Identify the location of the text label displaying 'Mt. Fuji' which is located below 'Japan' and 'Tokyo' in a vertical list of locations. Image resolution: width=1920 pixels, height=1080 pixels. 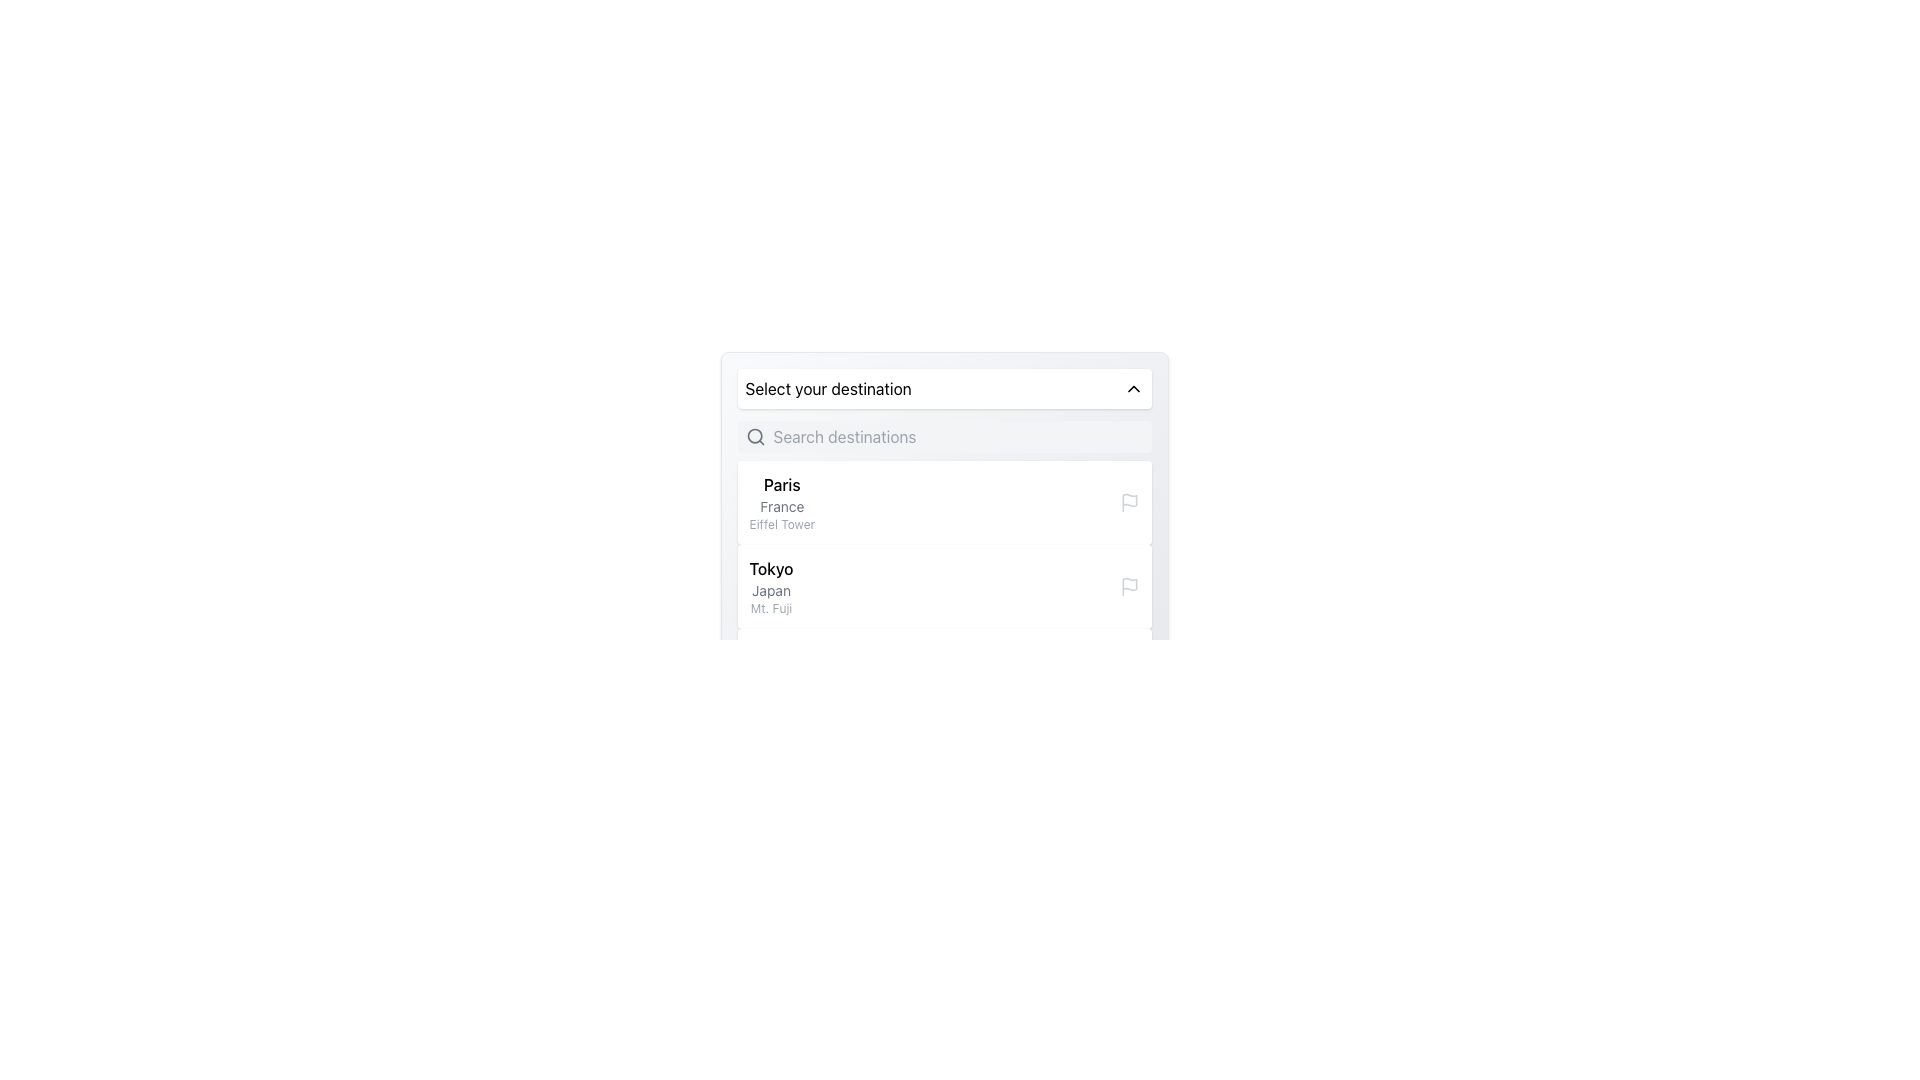
(770, 608).